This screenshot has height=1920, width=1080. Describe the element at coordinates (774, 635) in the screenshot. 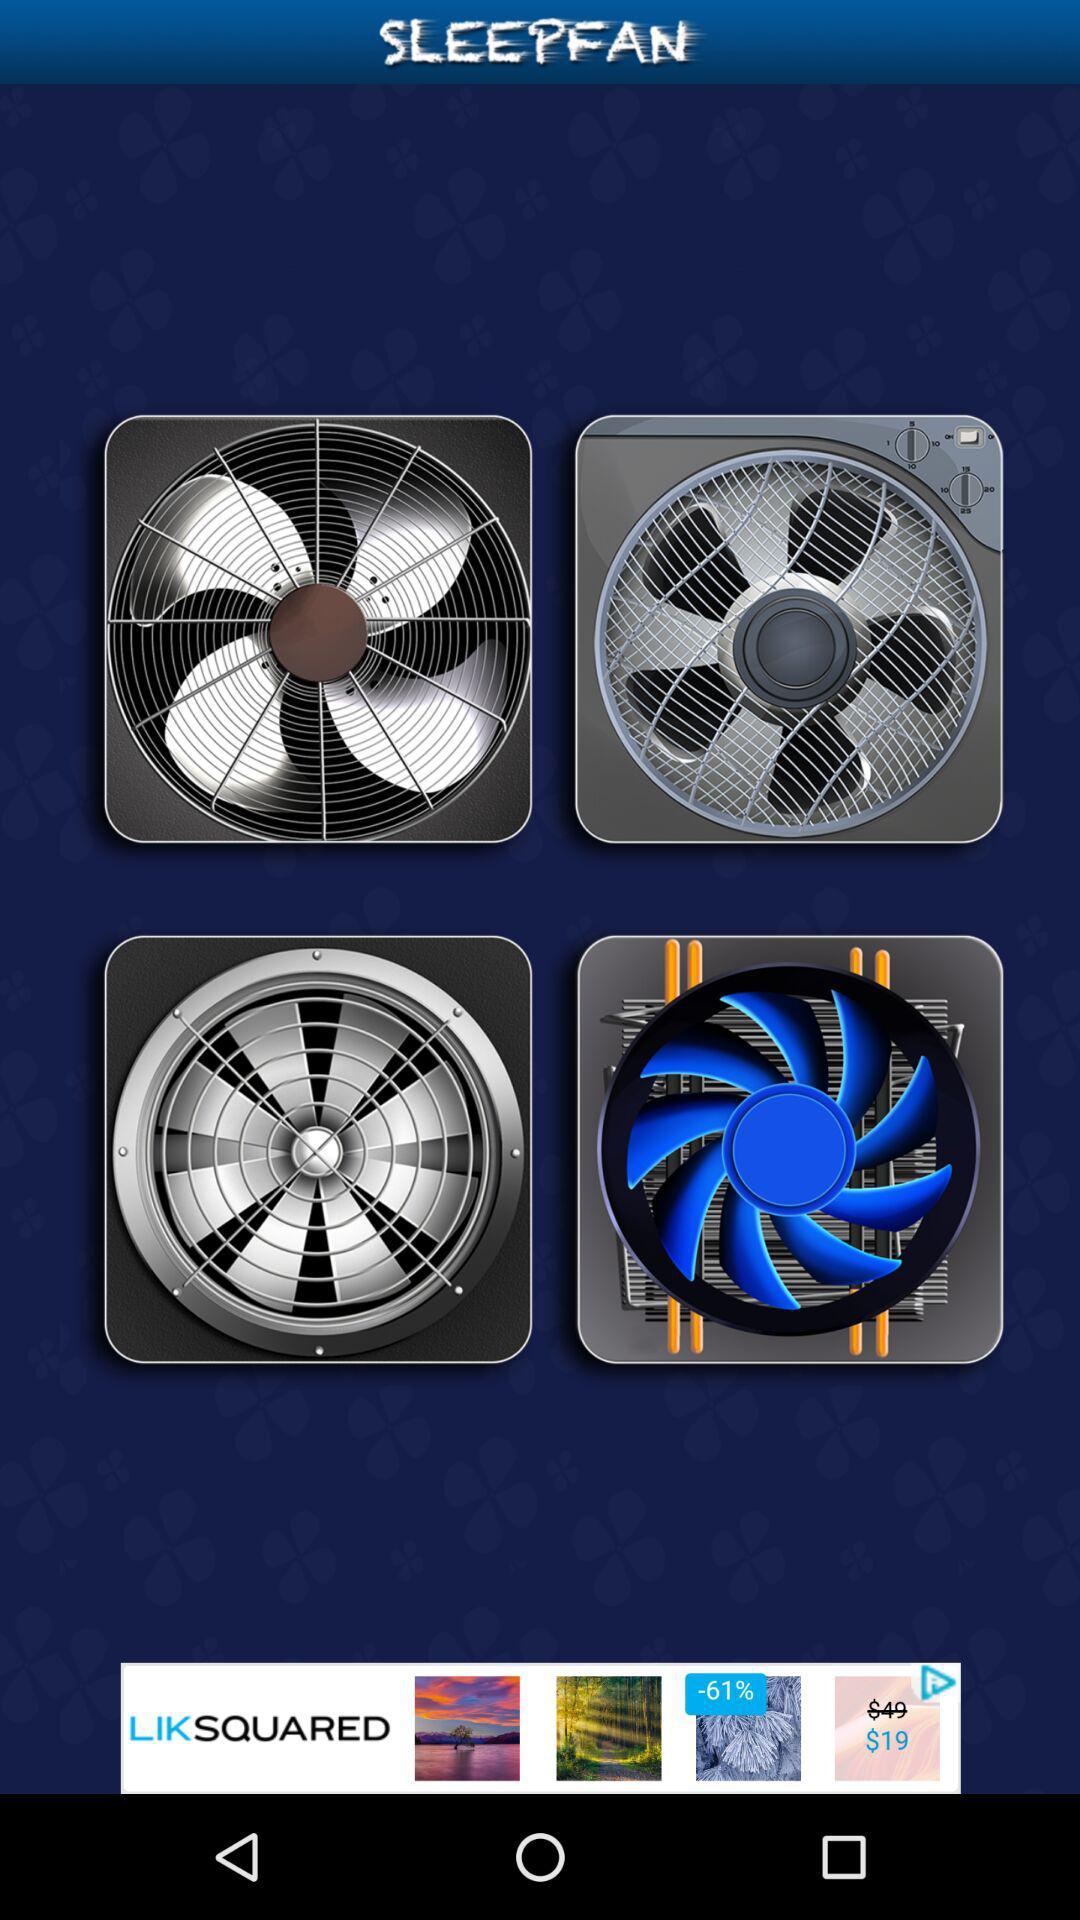

I see `this element will choose the selected fan` at that location.